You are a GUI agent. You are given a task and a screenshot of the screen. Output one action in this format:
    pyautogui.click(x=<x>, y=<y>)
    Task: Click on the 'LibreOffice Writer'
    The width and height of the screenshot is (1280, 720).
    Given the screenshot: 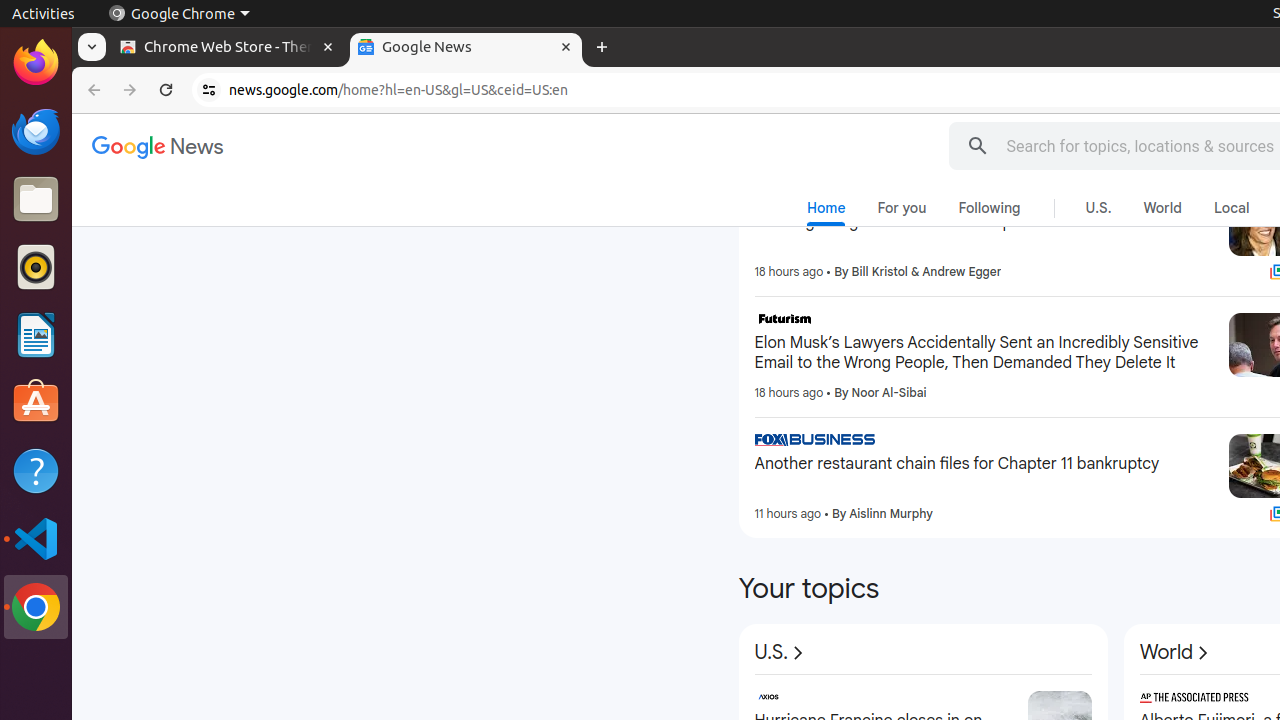 What is the action you would take?
    pyautogui.click(x=35, y=334)
    